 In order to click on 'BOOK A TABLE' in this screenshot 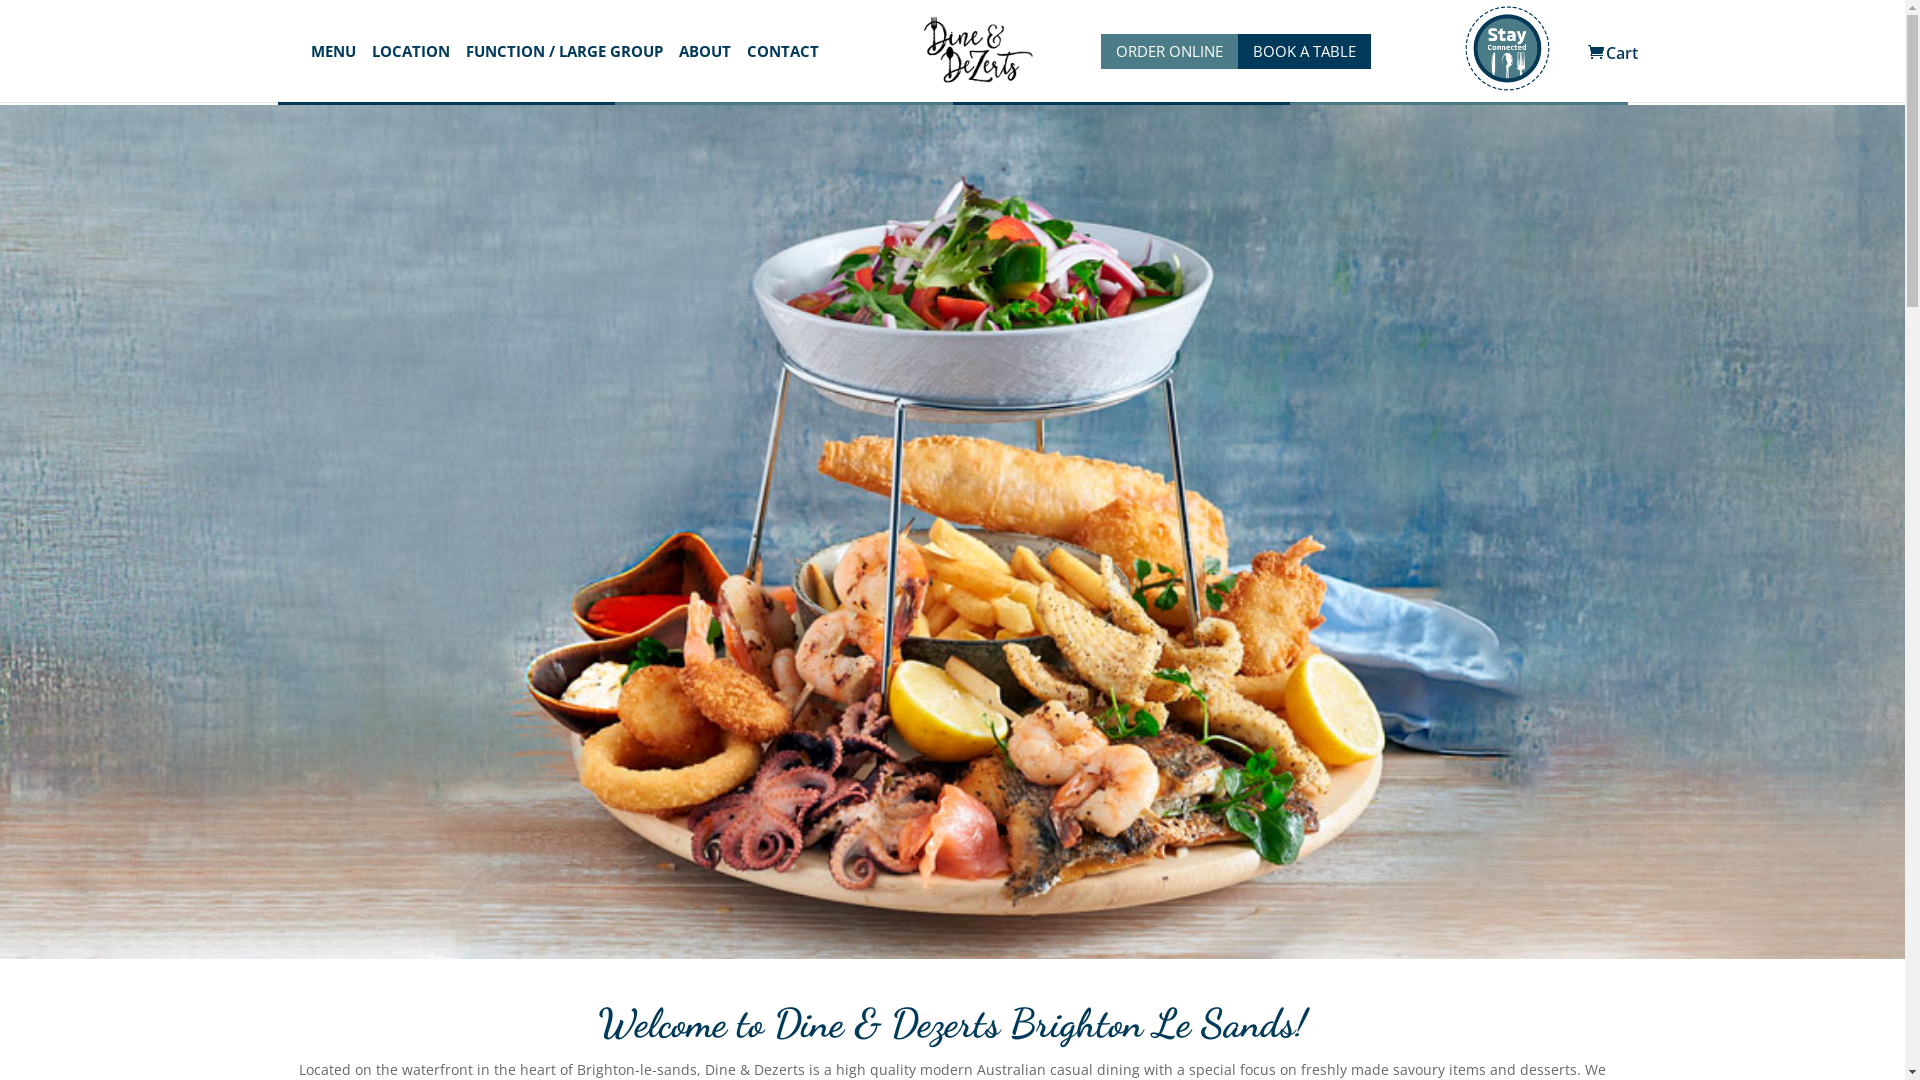, I will do `click(1304, 50)`.